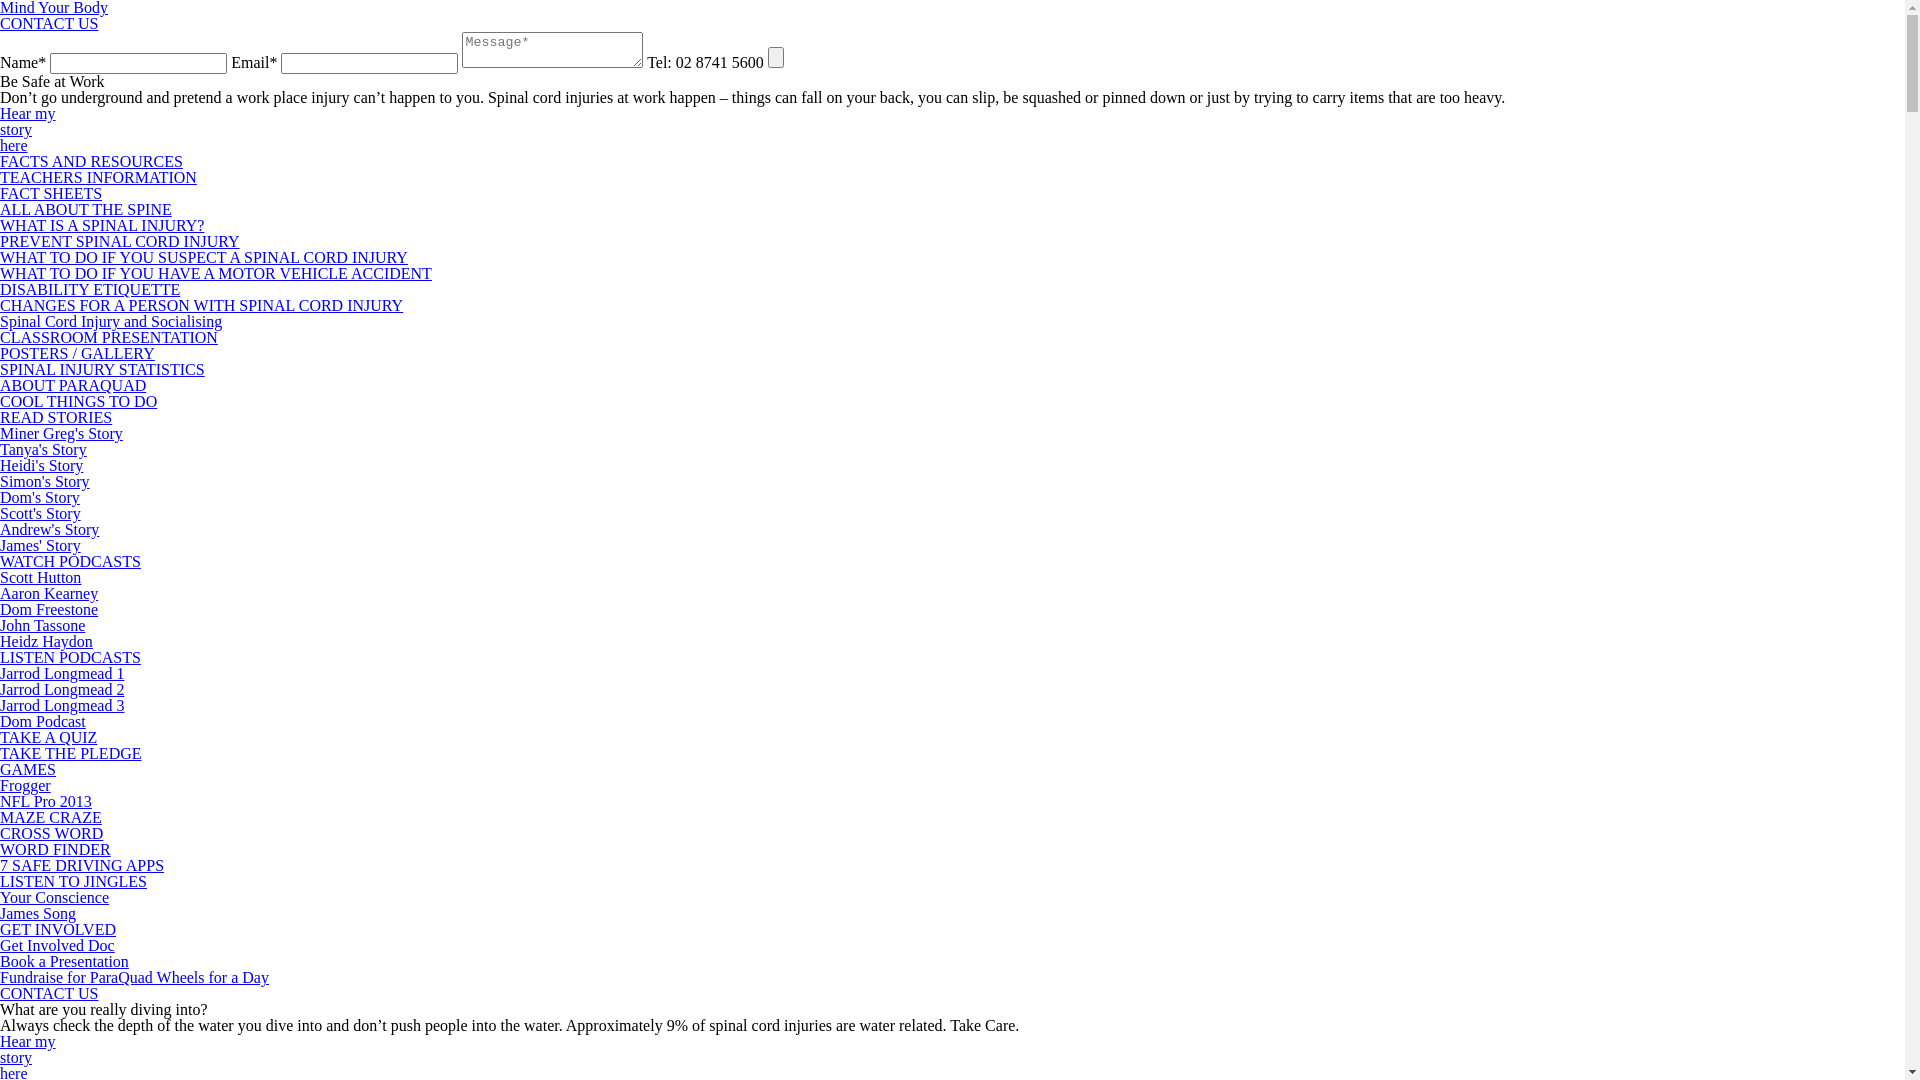 This screenshot has width=1920, height=1080. I want to click on 'Spinal Cord Injury and Socialising', so click(0, 320).